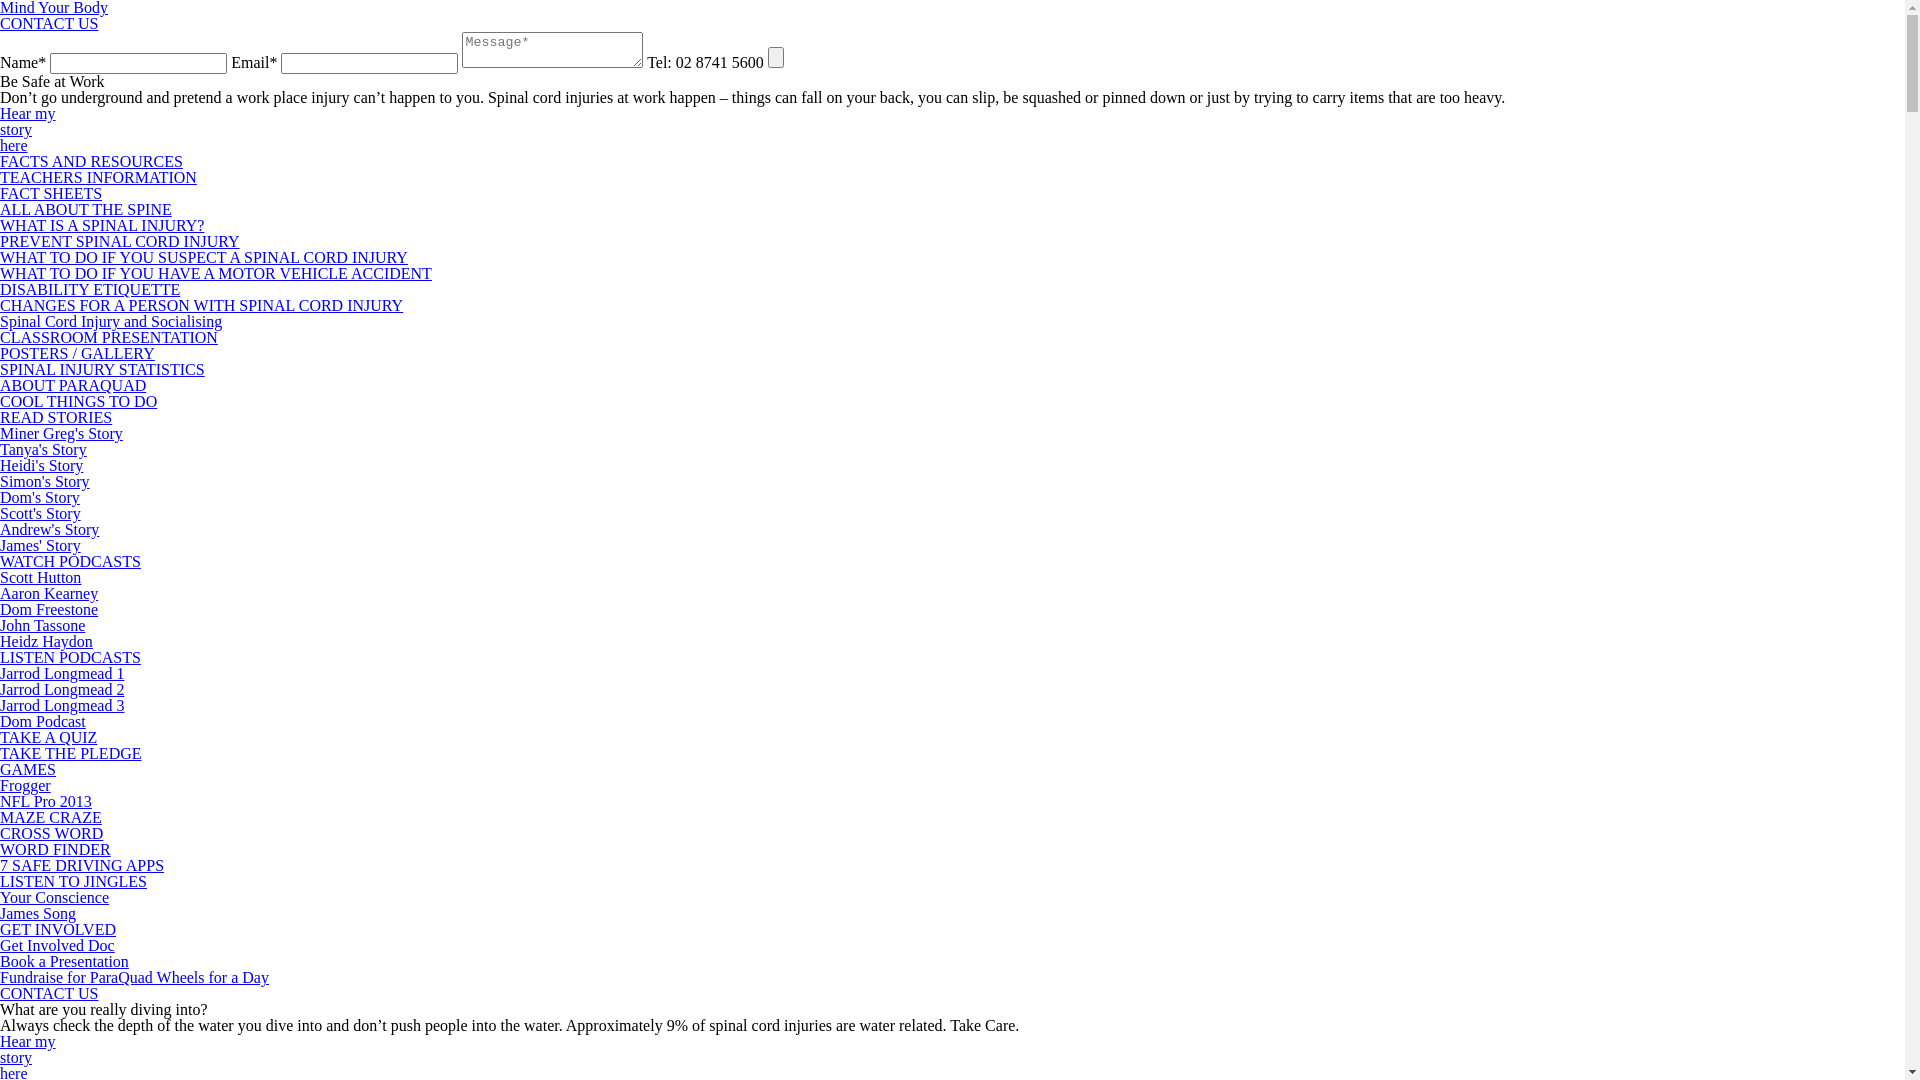 This screenshot has width=1920, height=1080. I want to click on 'Spinal Cord Injury and Socialising', so click(0, 320).